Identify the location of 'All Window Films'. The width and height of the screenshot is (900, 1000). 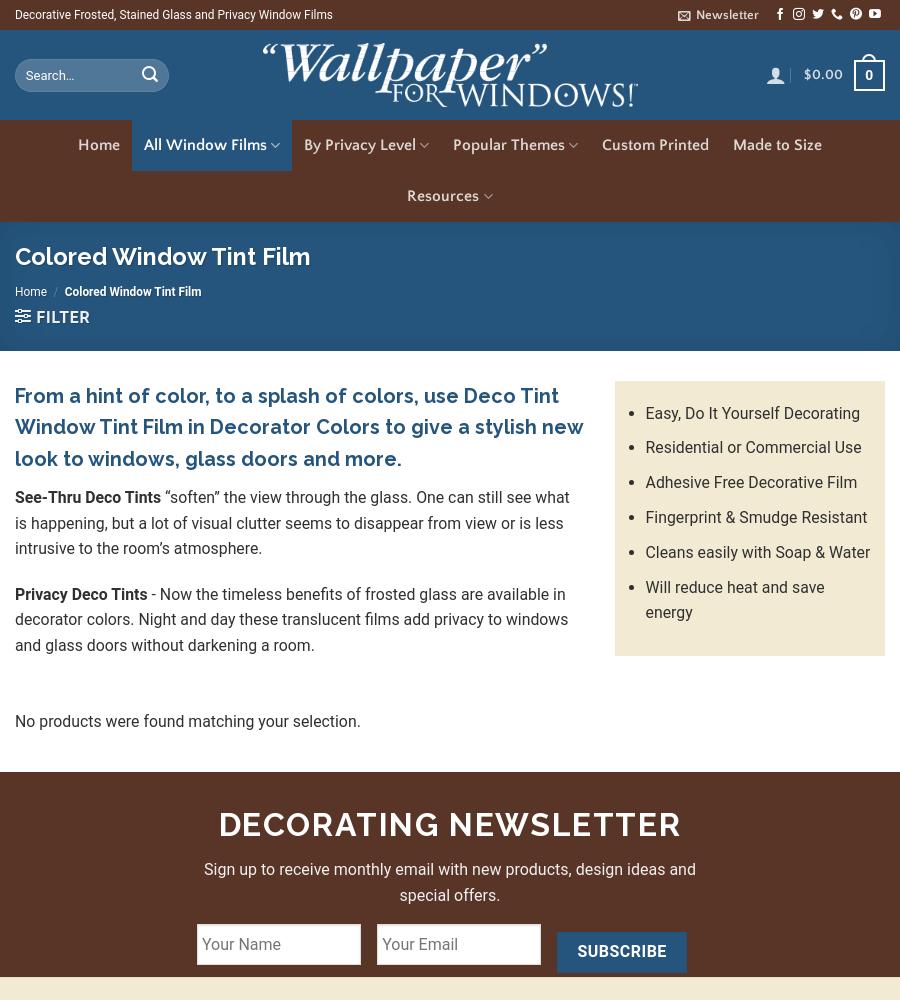
(144, 145).